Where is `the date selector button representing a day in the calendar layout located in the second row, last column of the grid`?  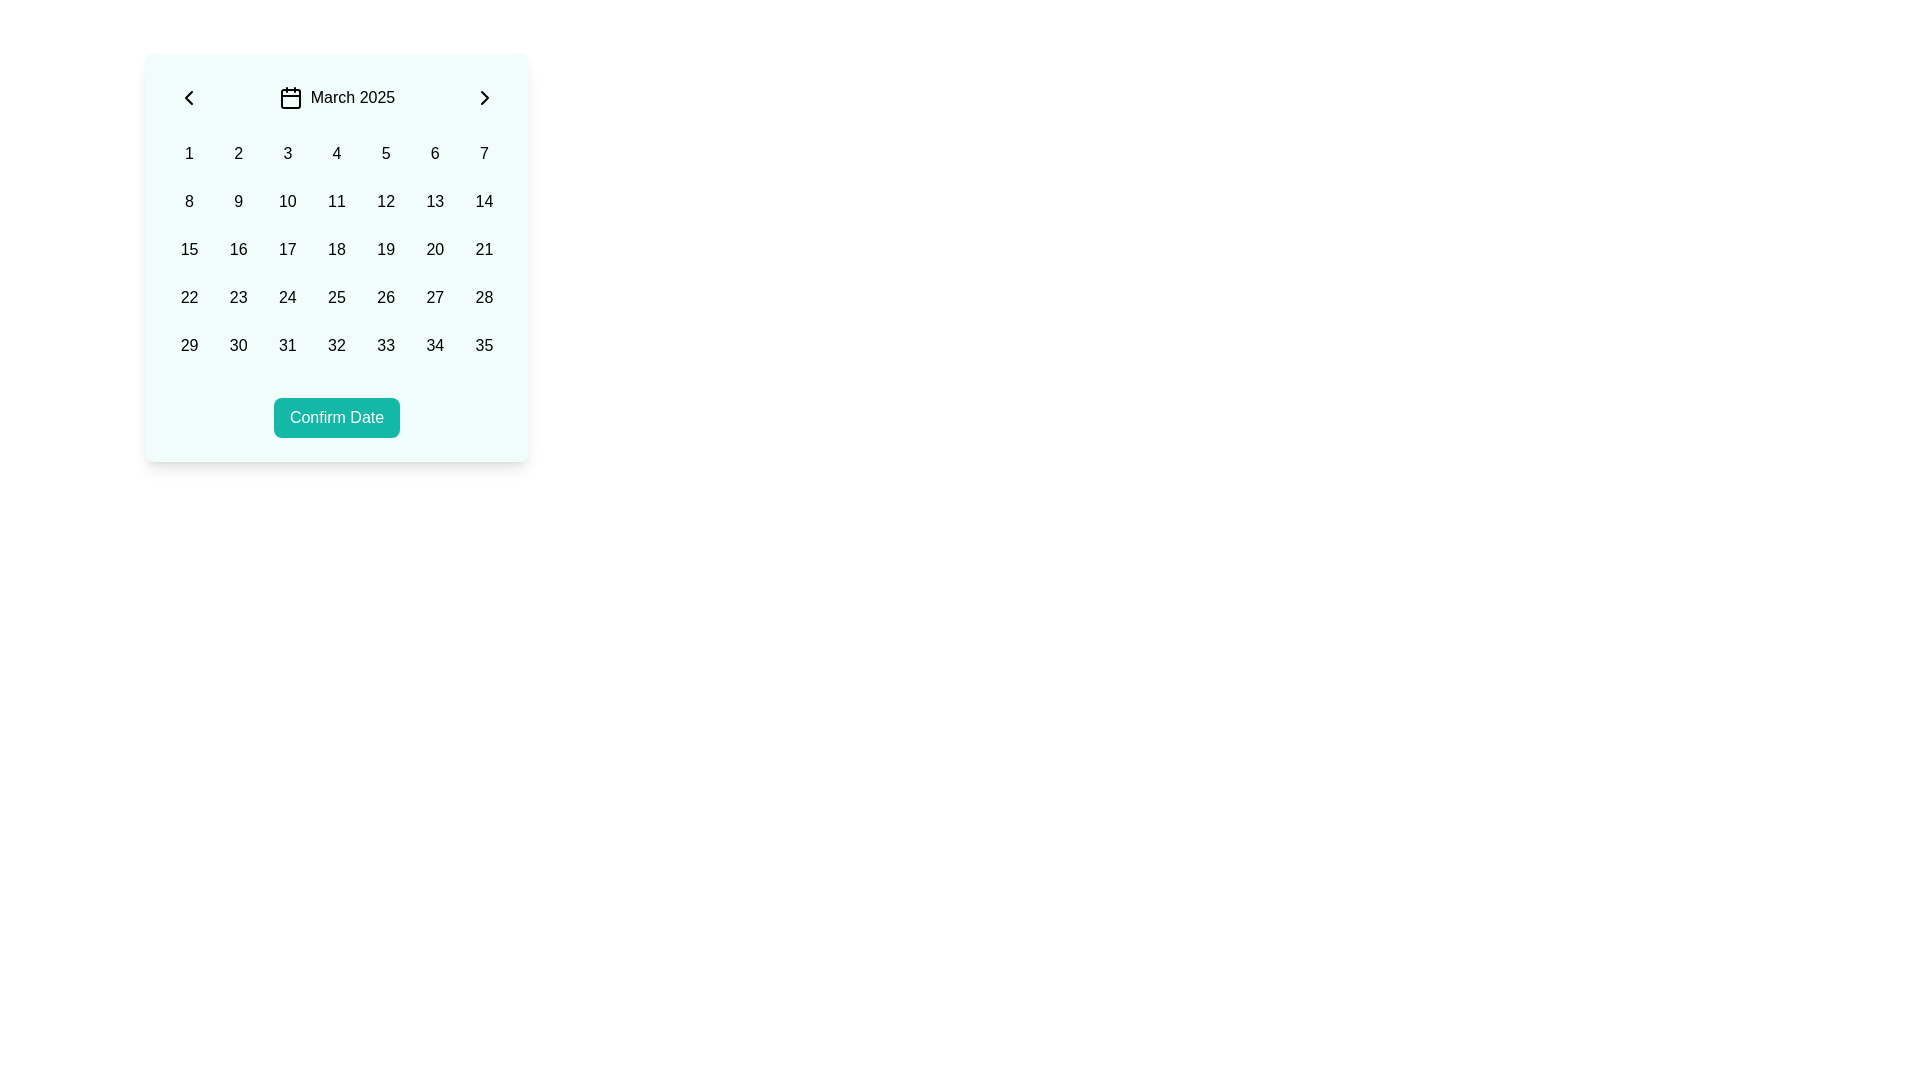
the date selector button representing a day in the calendar layout located in the second row, last column of the grid is located at coordinates (484, 201).